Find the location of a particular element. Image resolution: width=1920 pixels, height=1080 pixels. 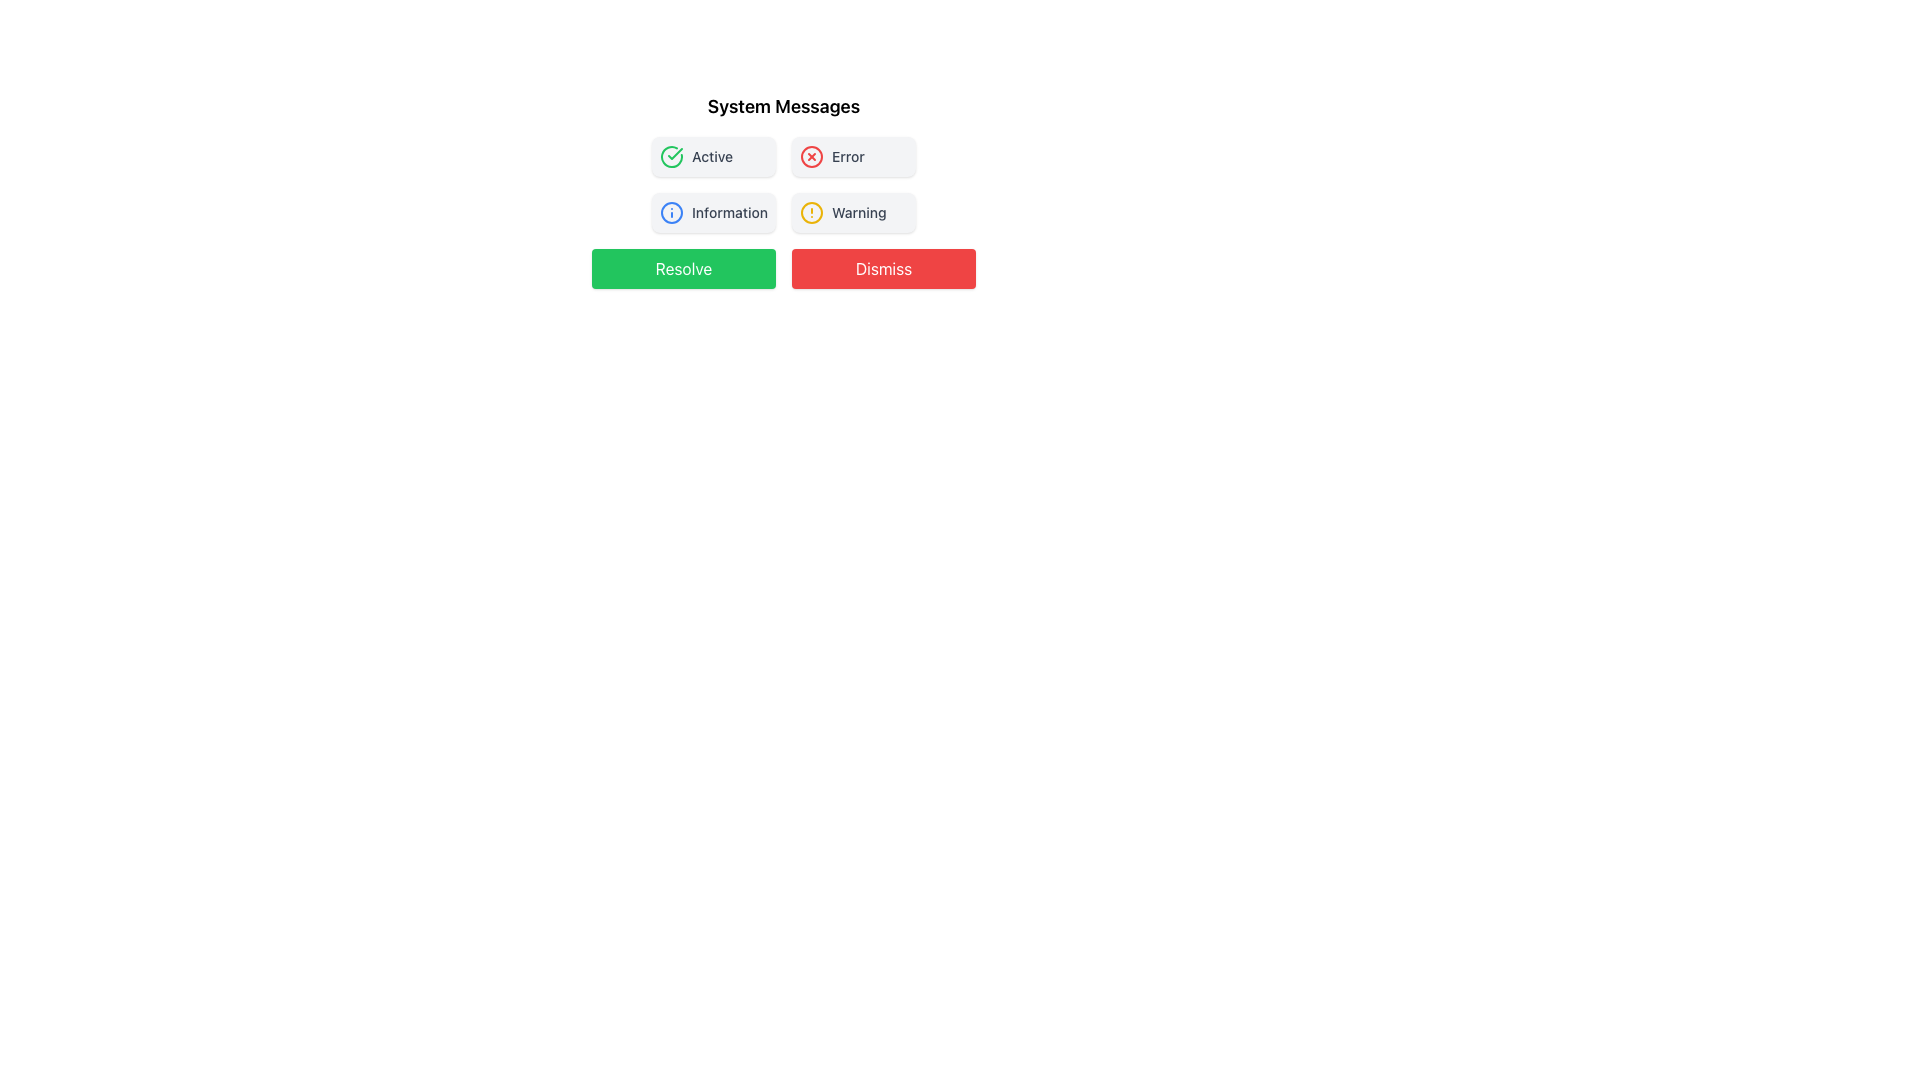

the interactive button located to the left of the 'Dismiss' button, which is positioned below a title and informational buttons is located at coordinates (684, 268).